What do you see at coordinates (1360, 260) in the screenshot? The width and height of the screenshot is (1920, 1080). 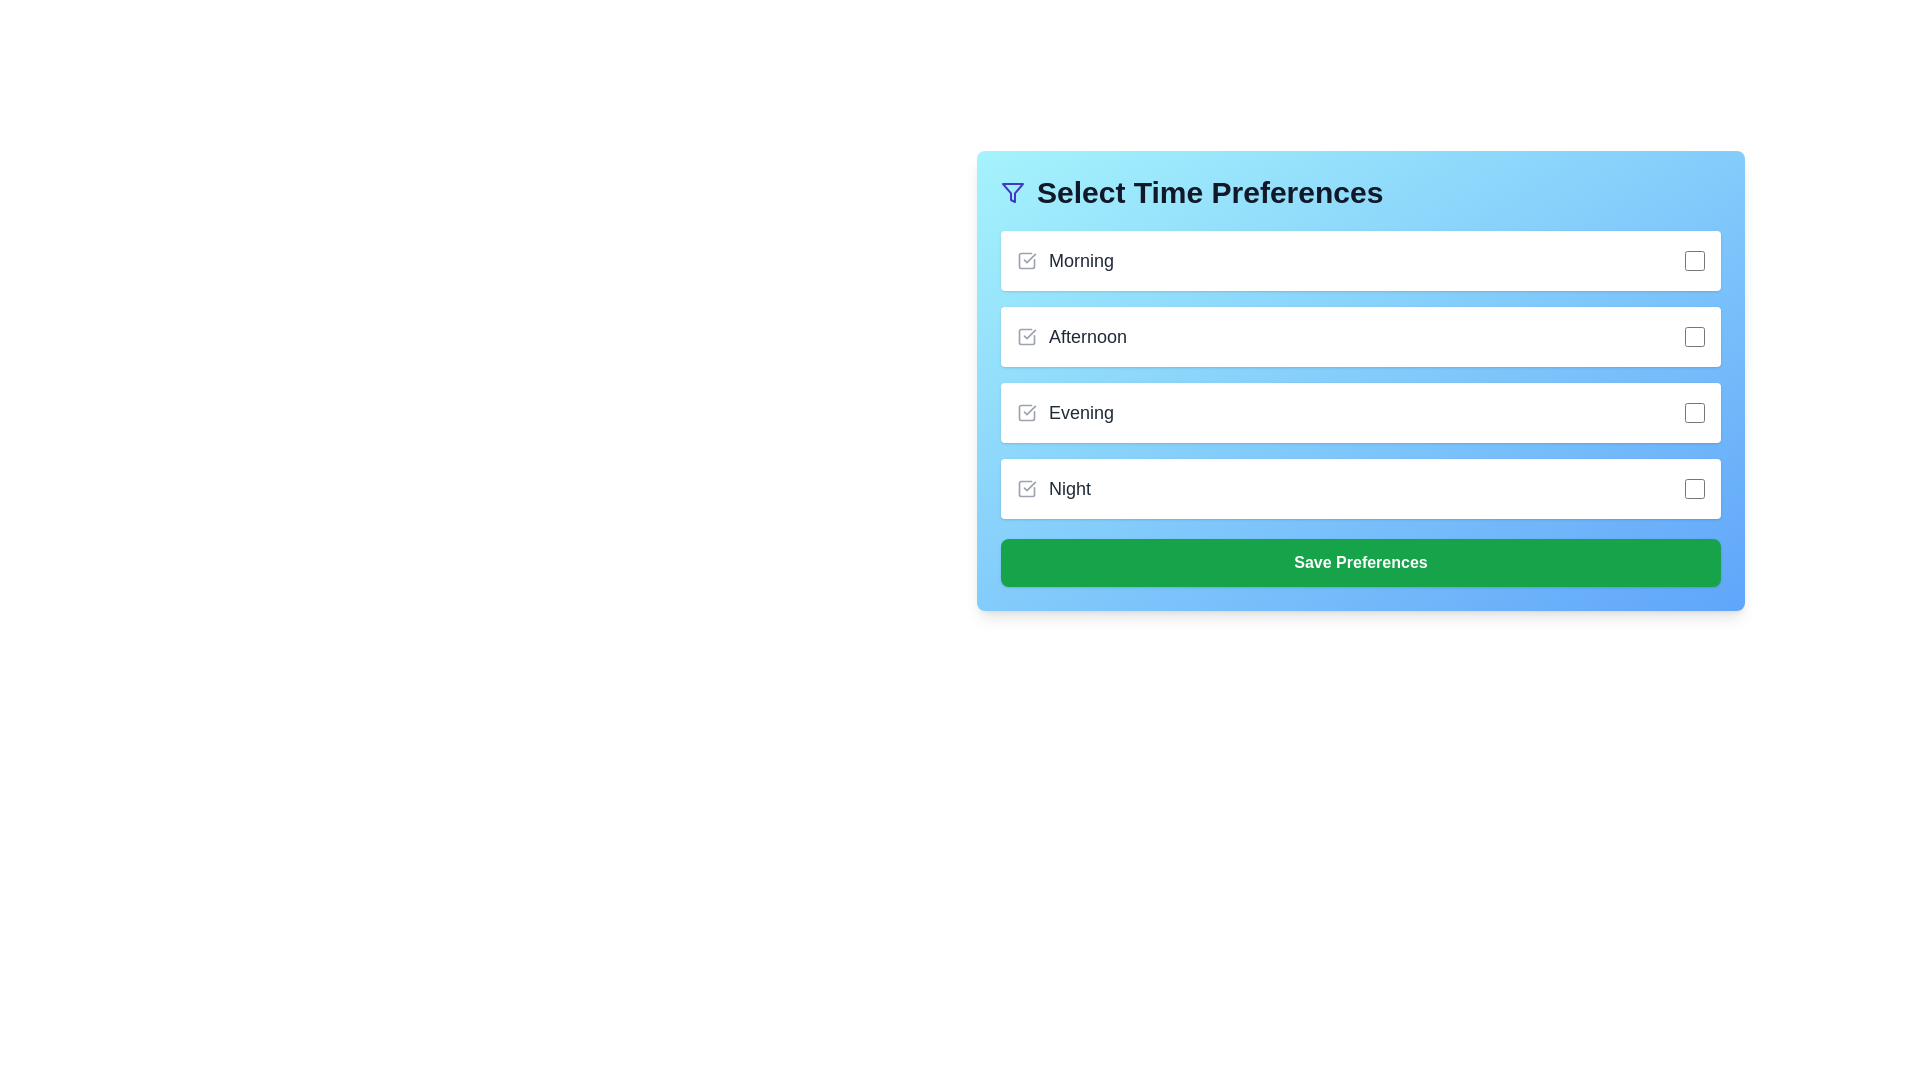 I see `the first list item labeled 'Morning' with a checkbox under the 'Select Time Preferences' title` at bounding box center [1360, 260].